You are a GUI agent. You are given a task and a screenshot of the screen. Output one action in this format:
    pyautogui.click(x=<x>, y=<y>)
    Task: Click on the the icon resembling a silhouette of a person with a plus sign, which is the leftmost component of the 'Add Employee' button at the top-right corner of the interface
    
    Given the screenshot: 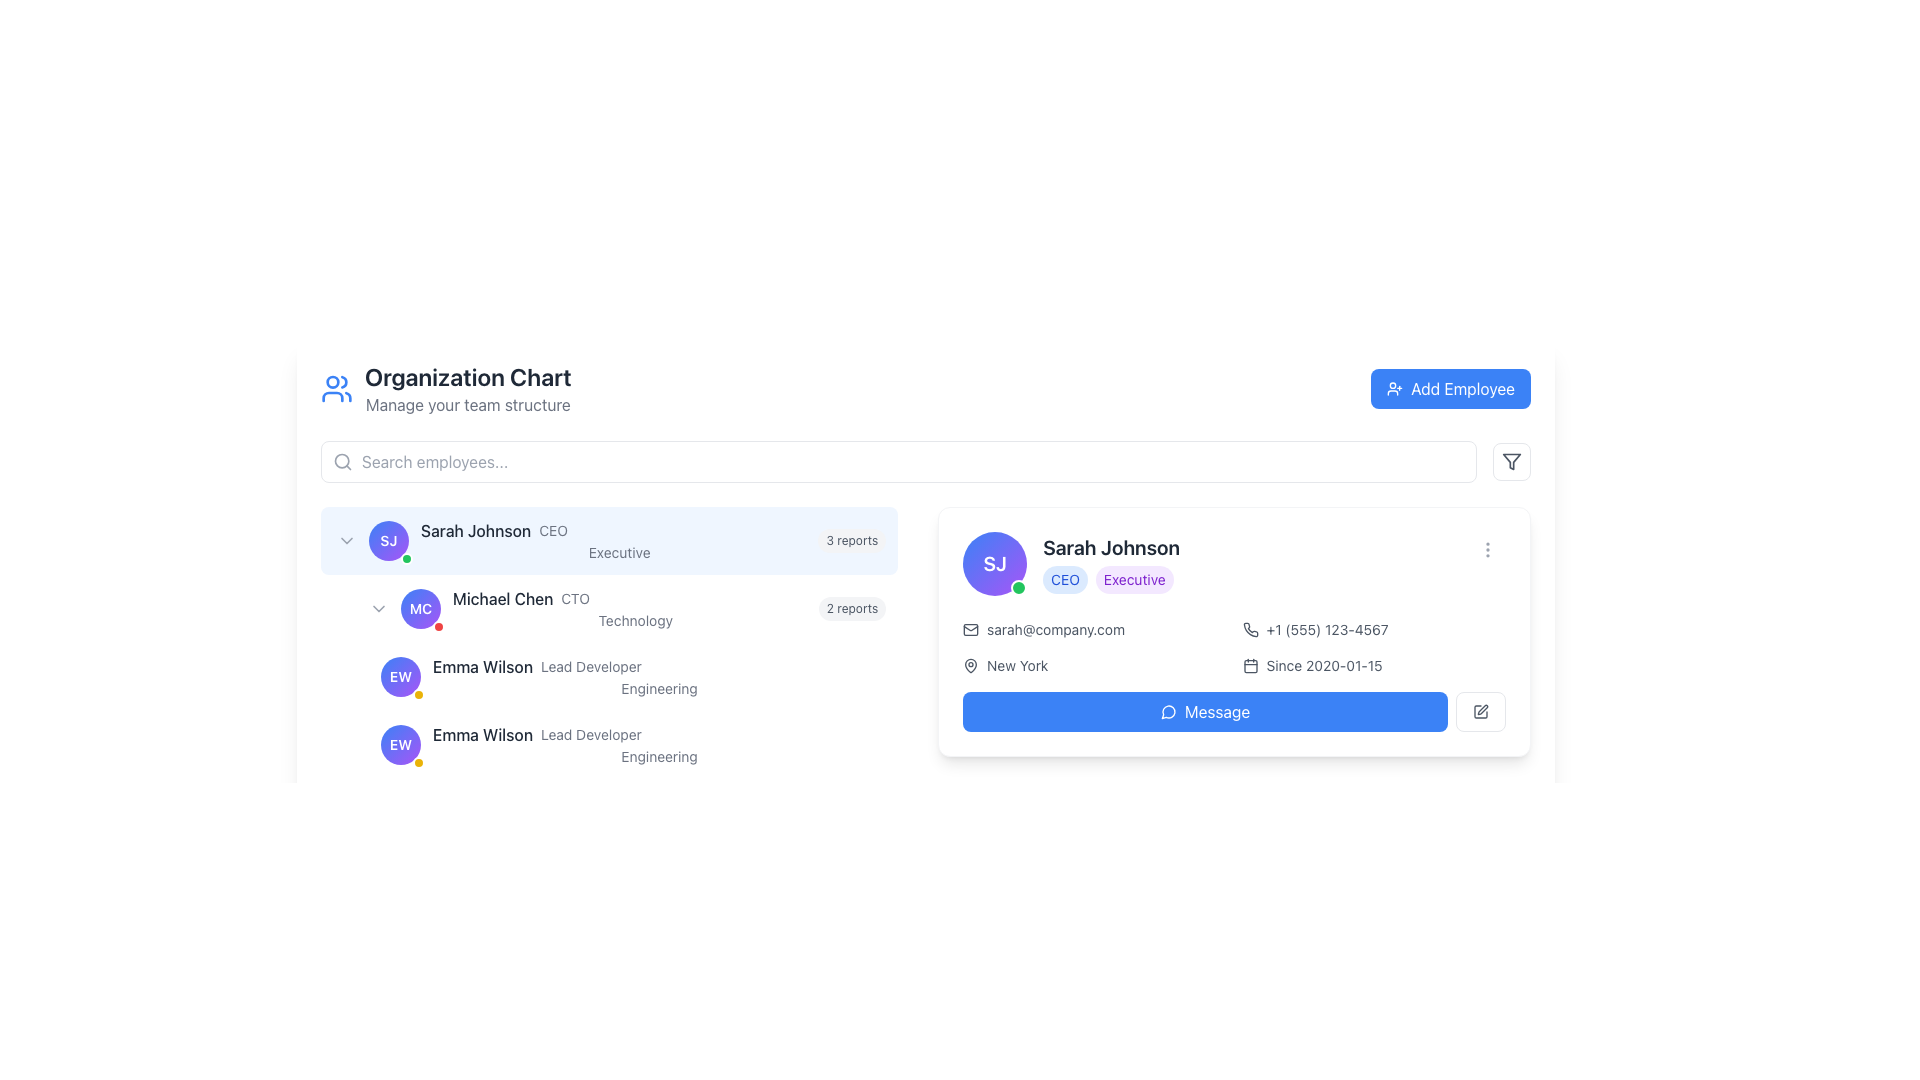 What is the action you would take?
    pyautogui.click(x=1394, y=389)
    